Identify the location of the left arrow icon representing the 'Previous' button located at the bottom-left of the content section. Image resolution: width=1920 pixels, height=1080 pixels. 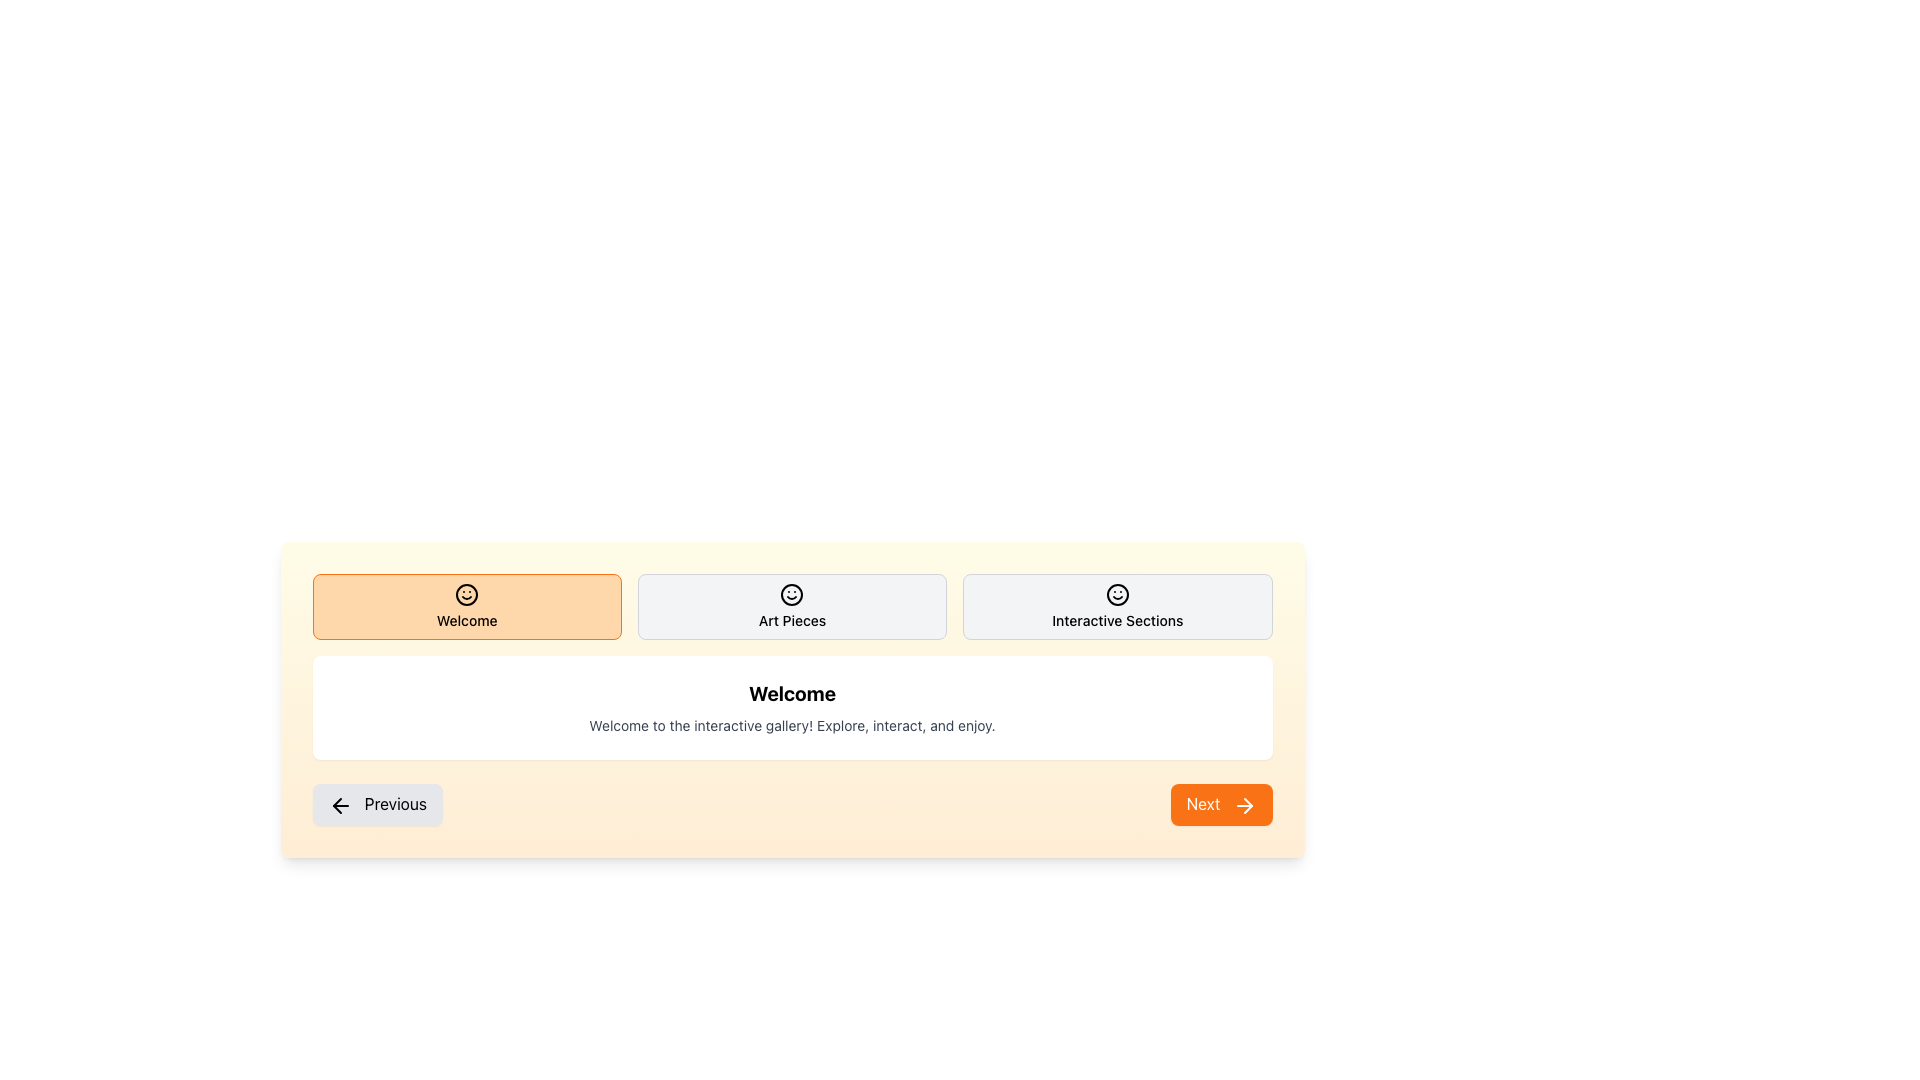
(336, 804).